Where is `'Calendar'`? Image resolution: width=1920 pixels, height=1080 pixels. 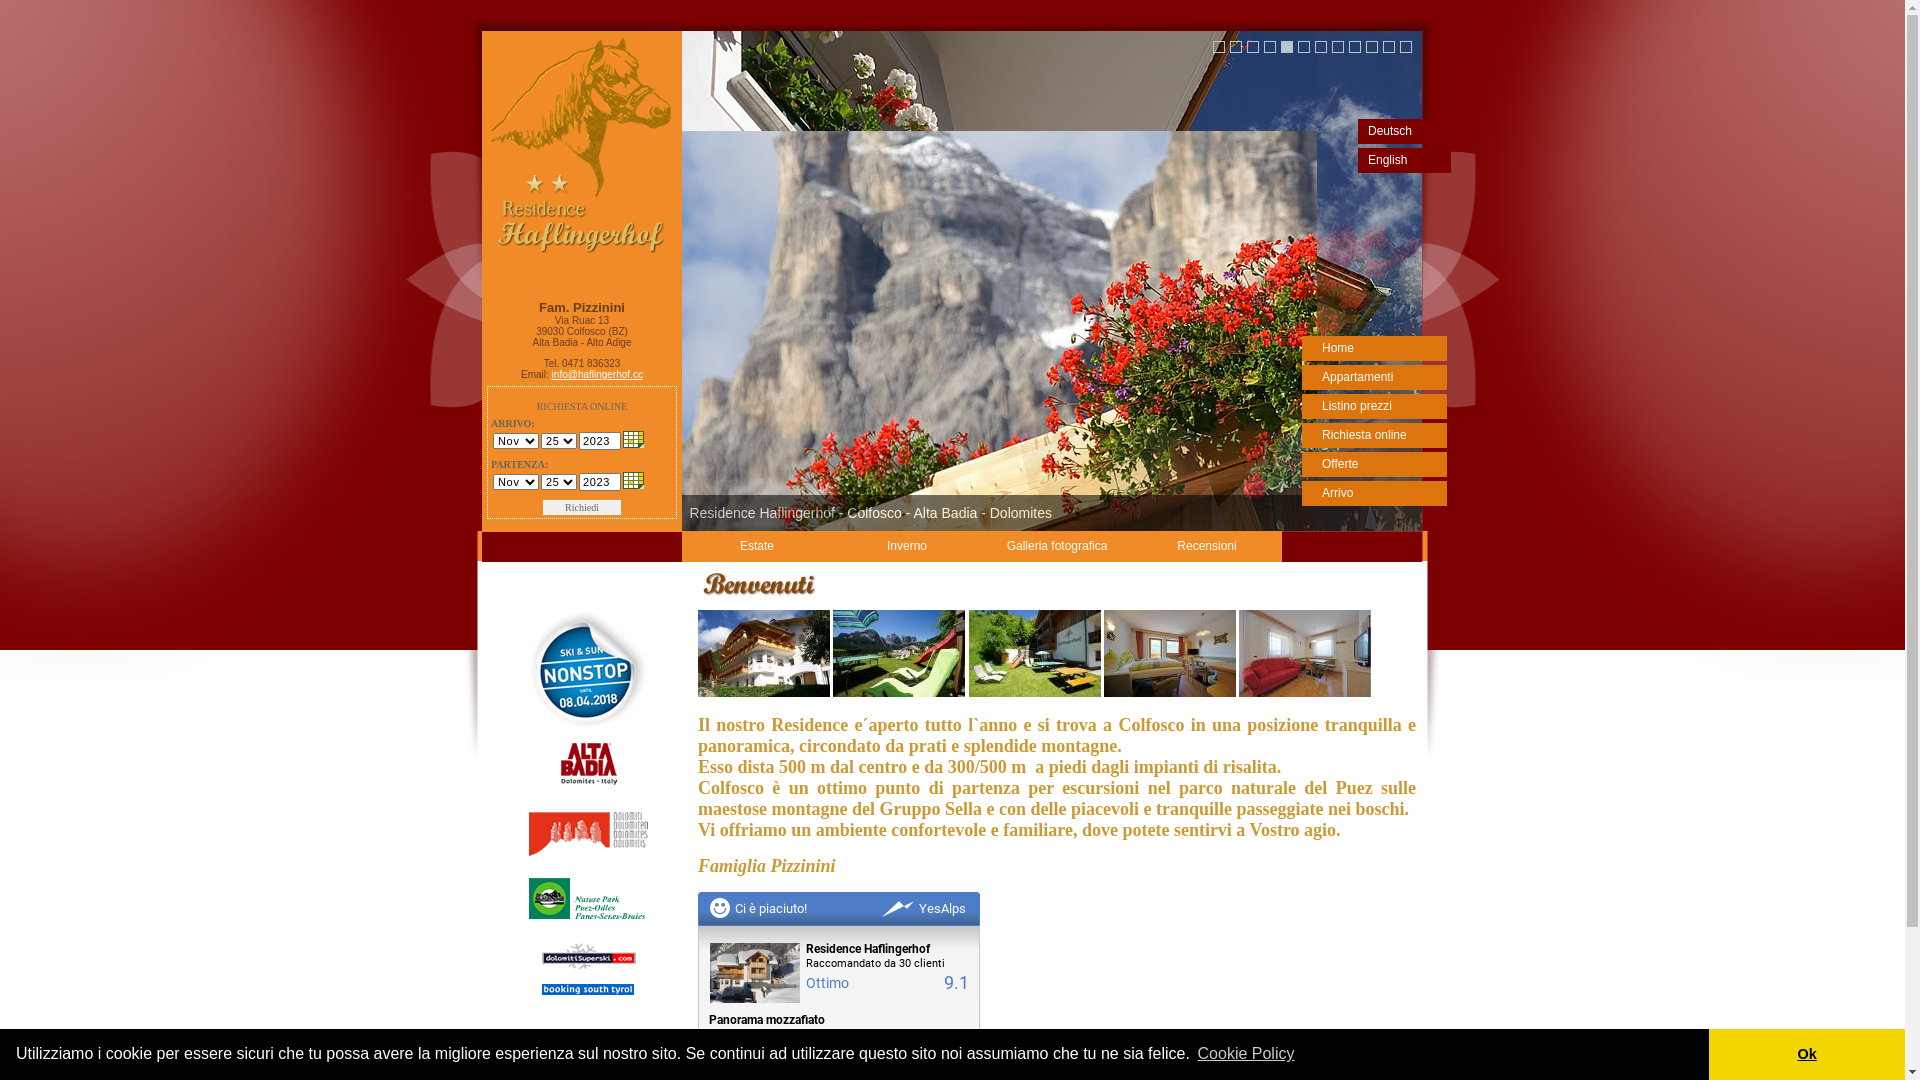 'Calendar' is located at coordinates (632, 438).